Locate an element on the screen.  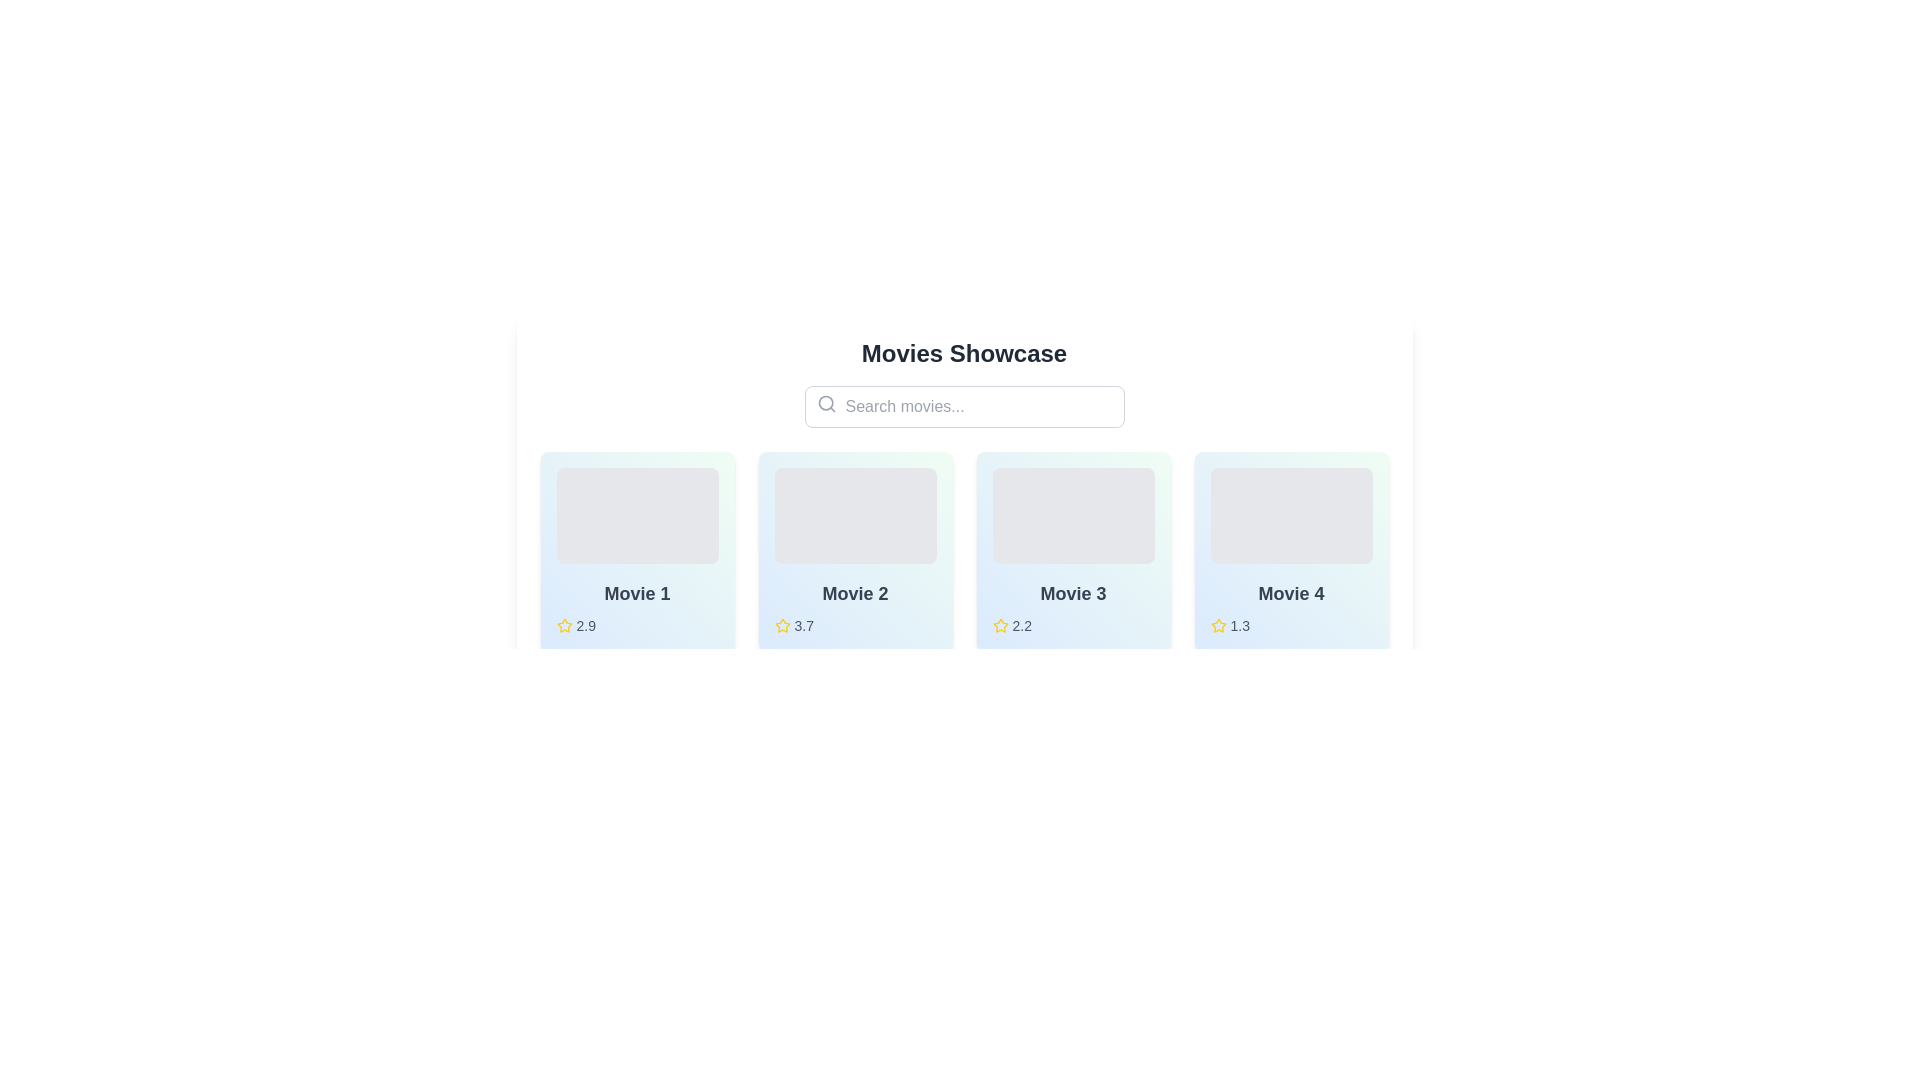
the search input field located below the headline 'Movies Showcase' is located at coordinates (964, 406).